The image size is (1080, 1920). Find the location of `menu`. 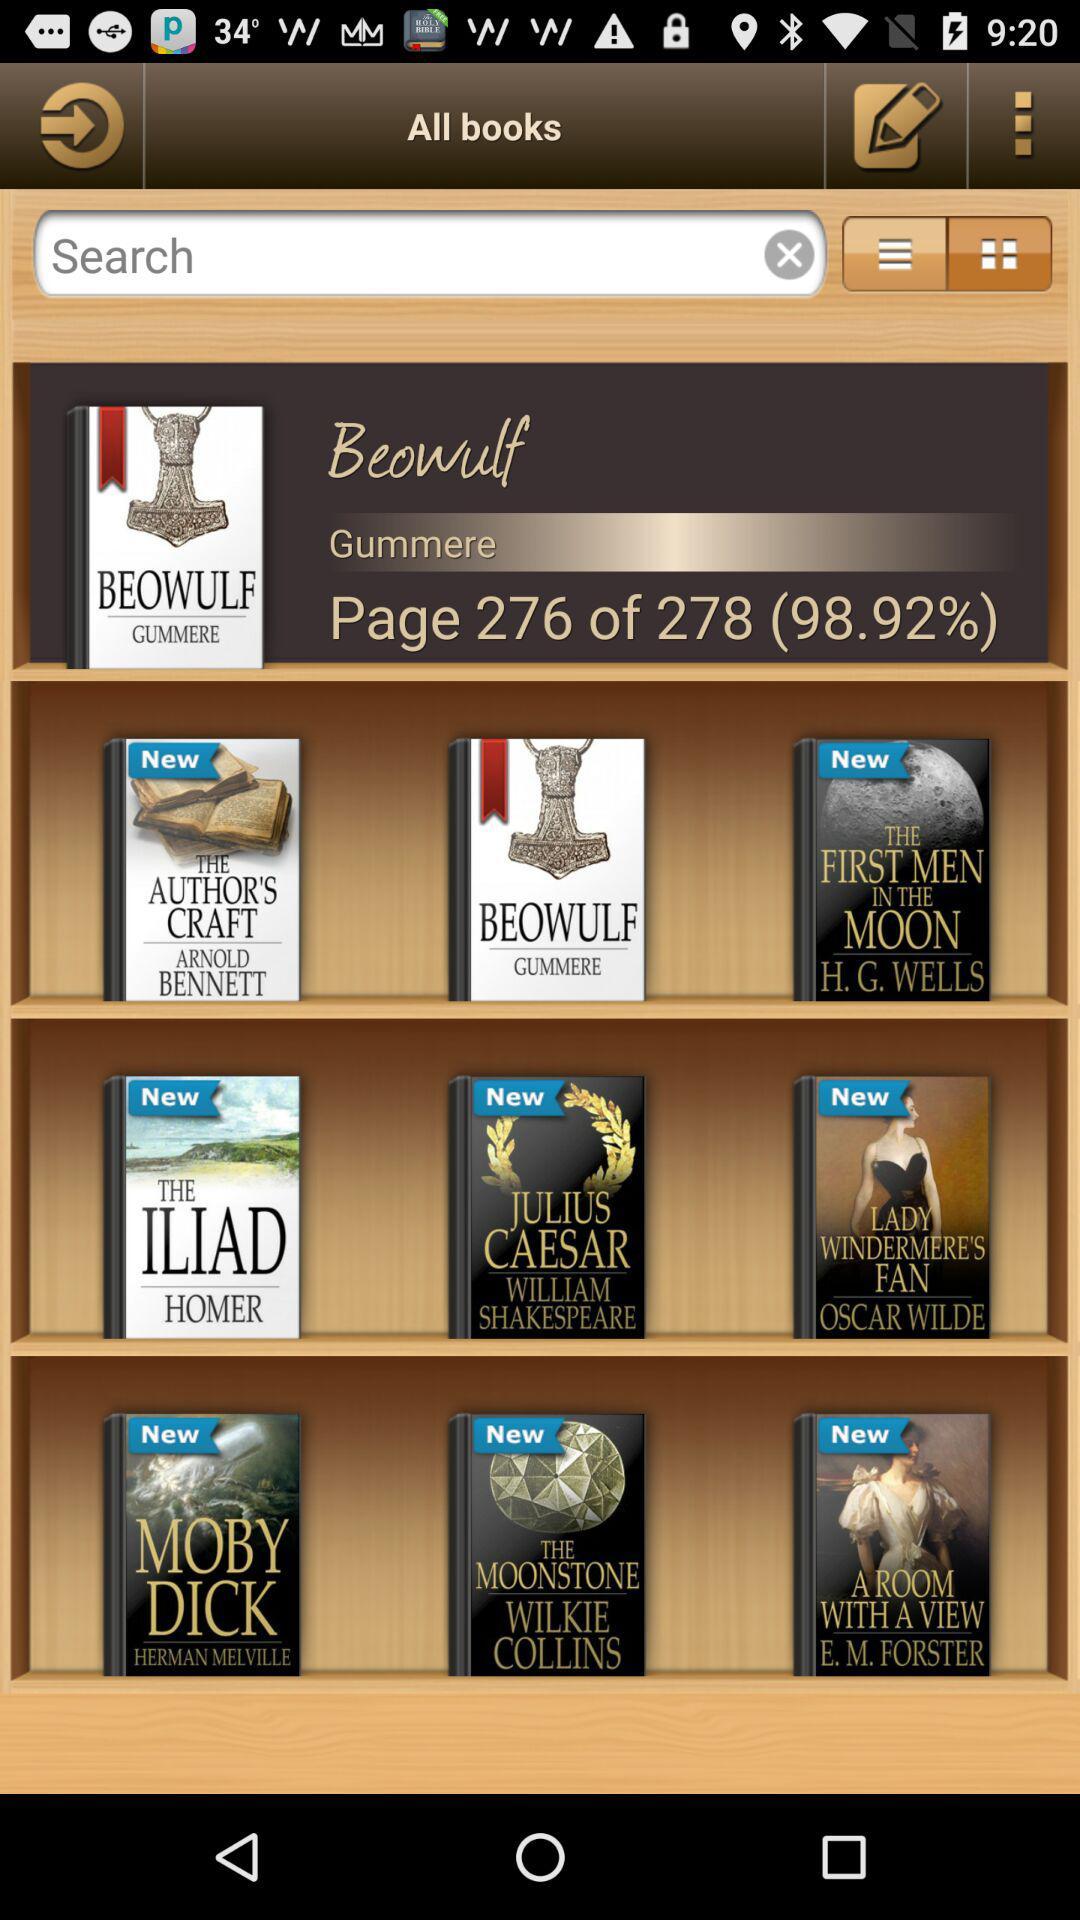

menu is located at coordinates (1024, 124).